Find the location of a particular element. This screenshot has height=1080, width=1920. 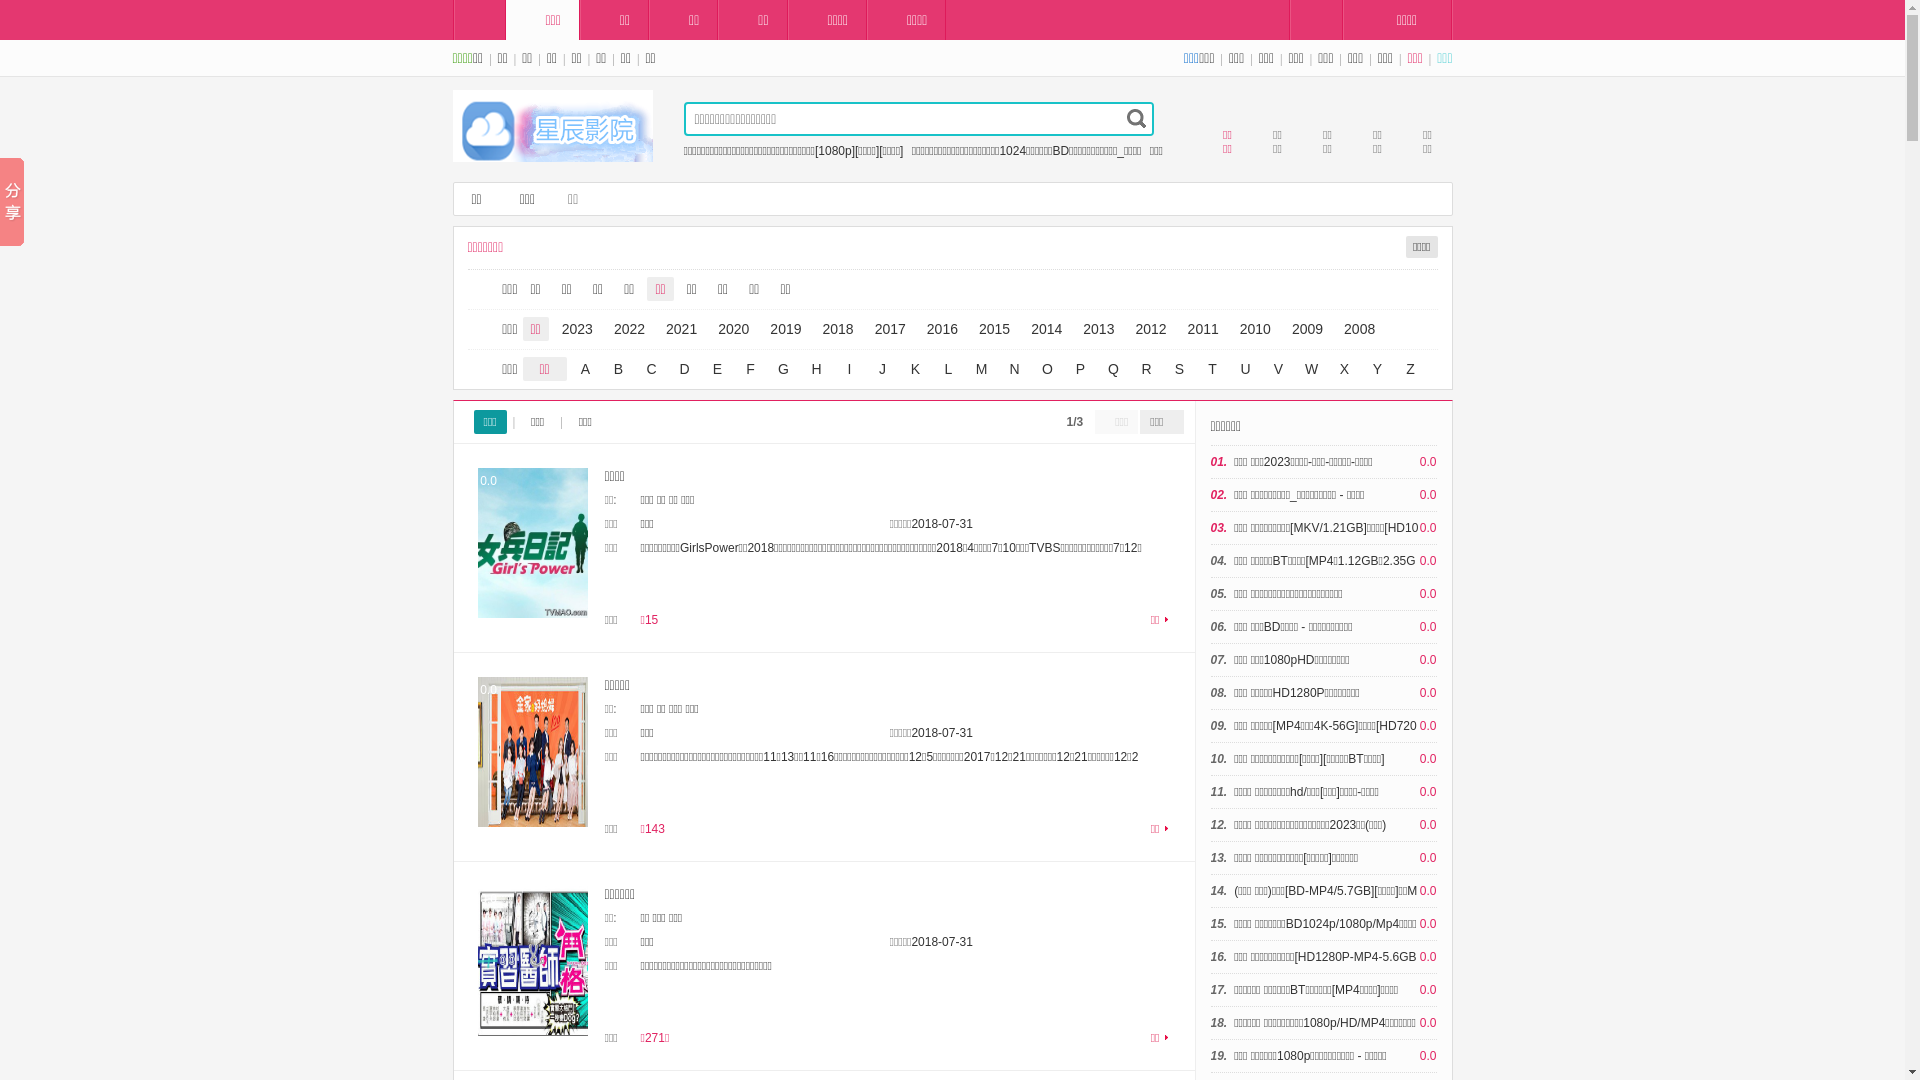

'2021' is located at coordinates (681, 327).